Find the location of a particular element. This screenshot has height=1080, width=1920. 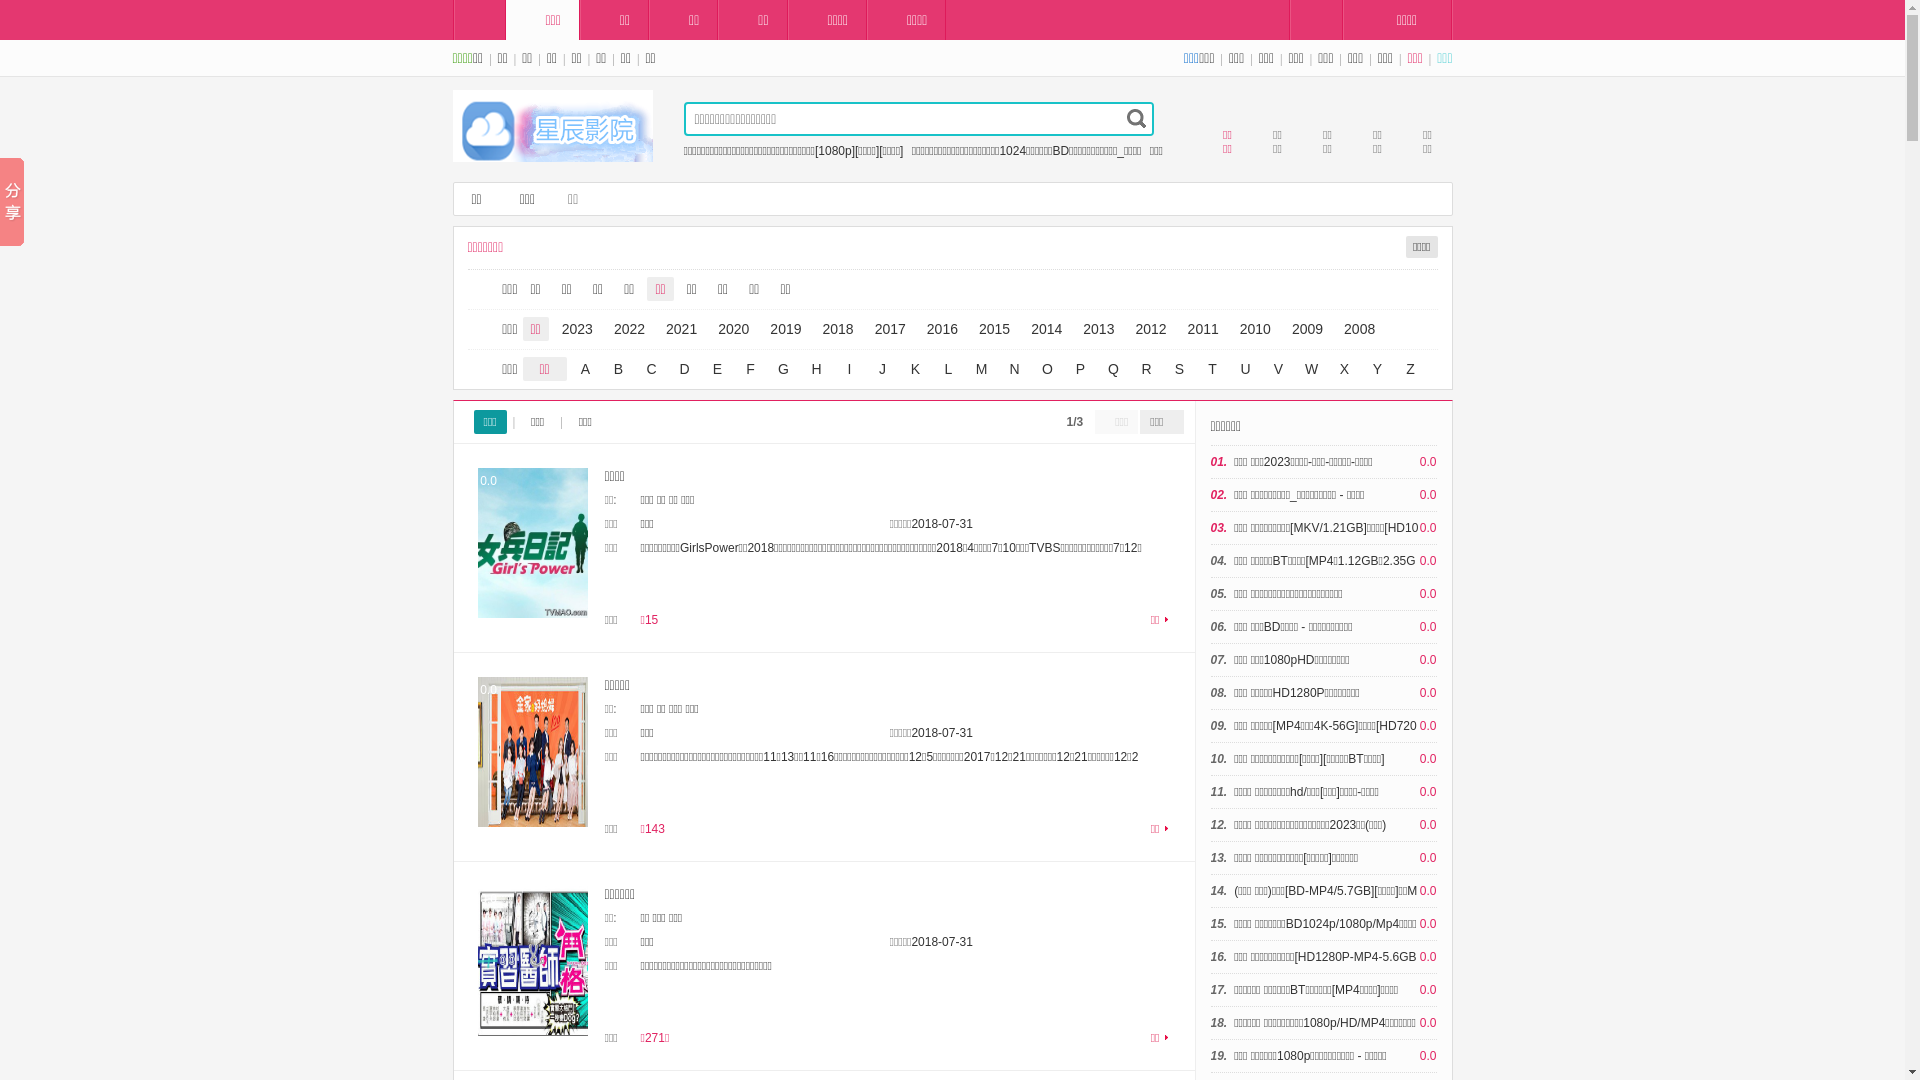

'2021' is located at coordinates (681, 327).